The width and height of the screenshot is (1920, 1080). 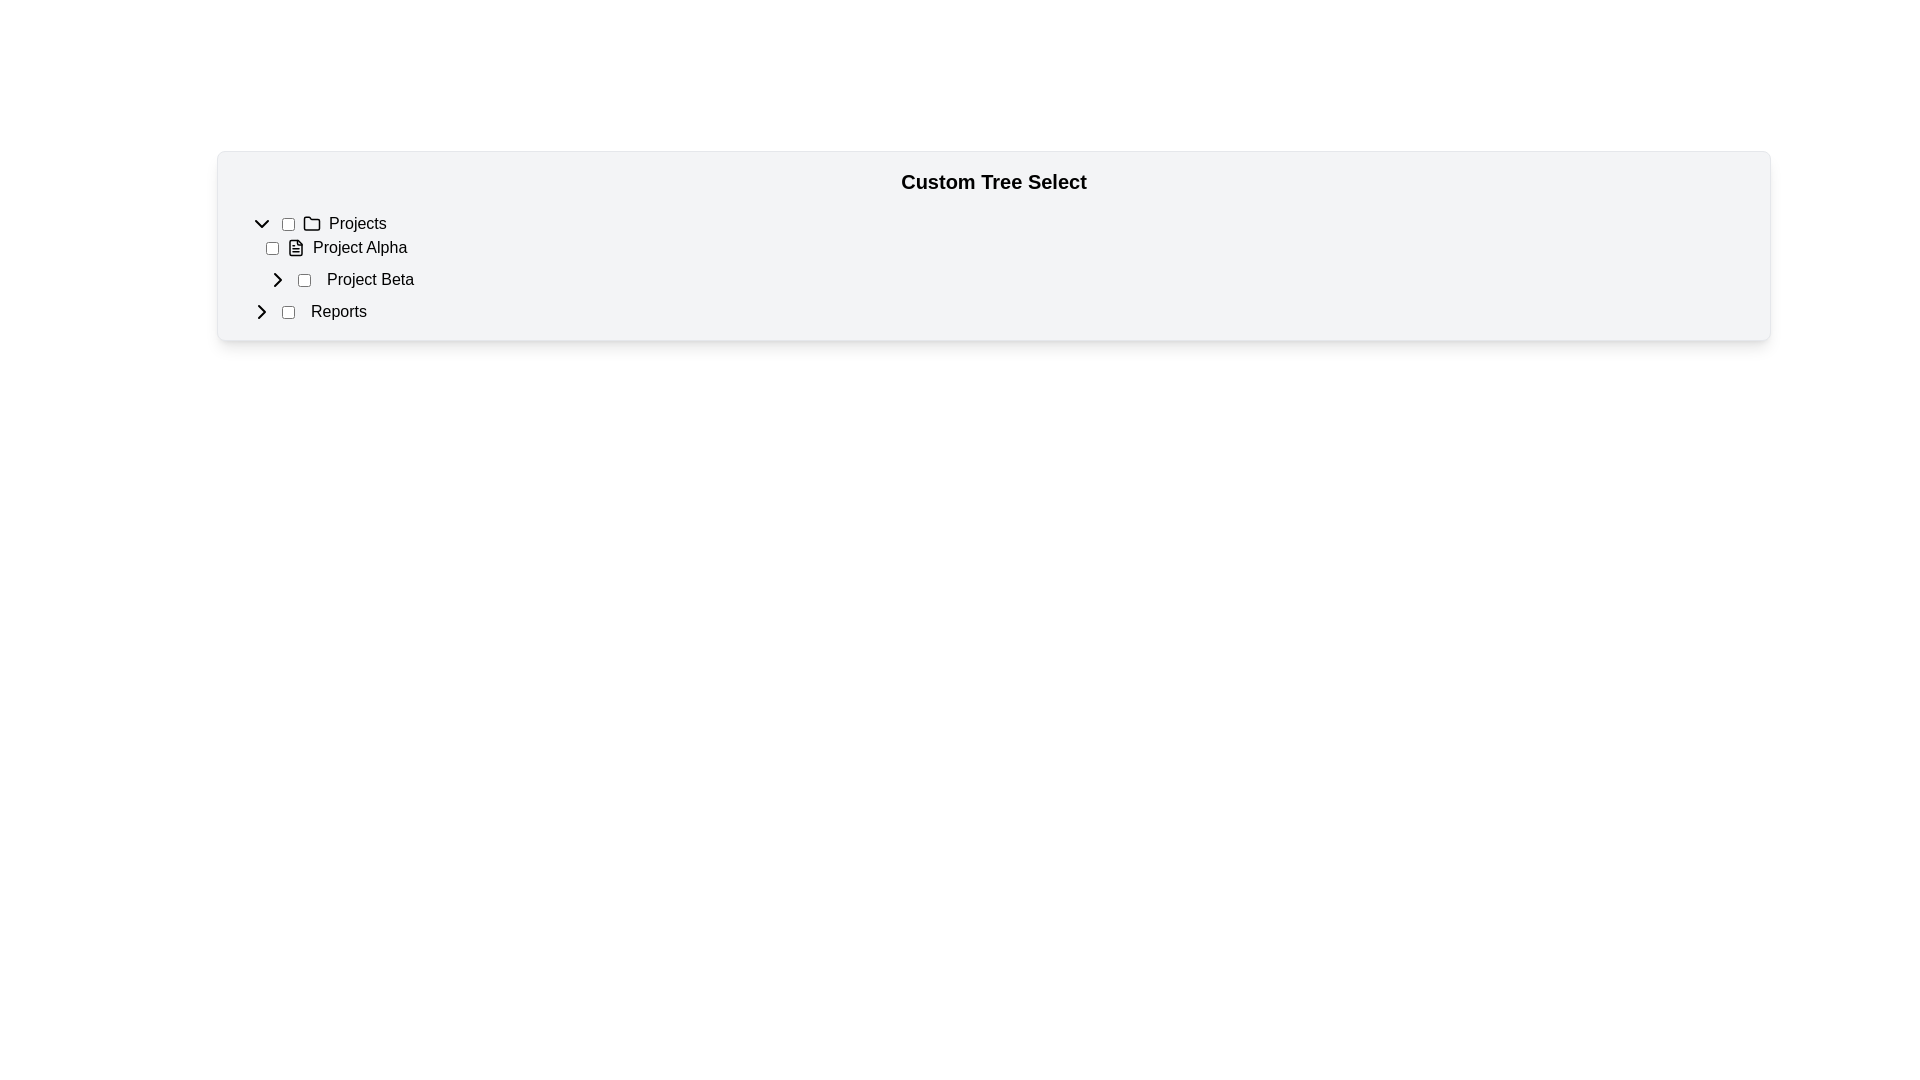 I want to click on the 'Projects' static text label, which is located to the right of a folder icon and left of specific project entries, to interact with adjacent elements, so click(x=357, y=223).